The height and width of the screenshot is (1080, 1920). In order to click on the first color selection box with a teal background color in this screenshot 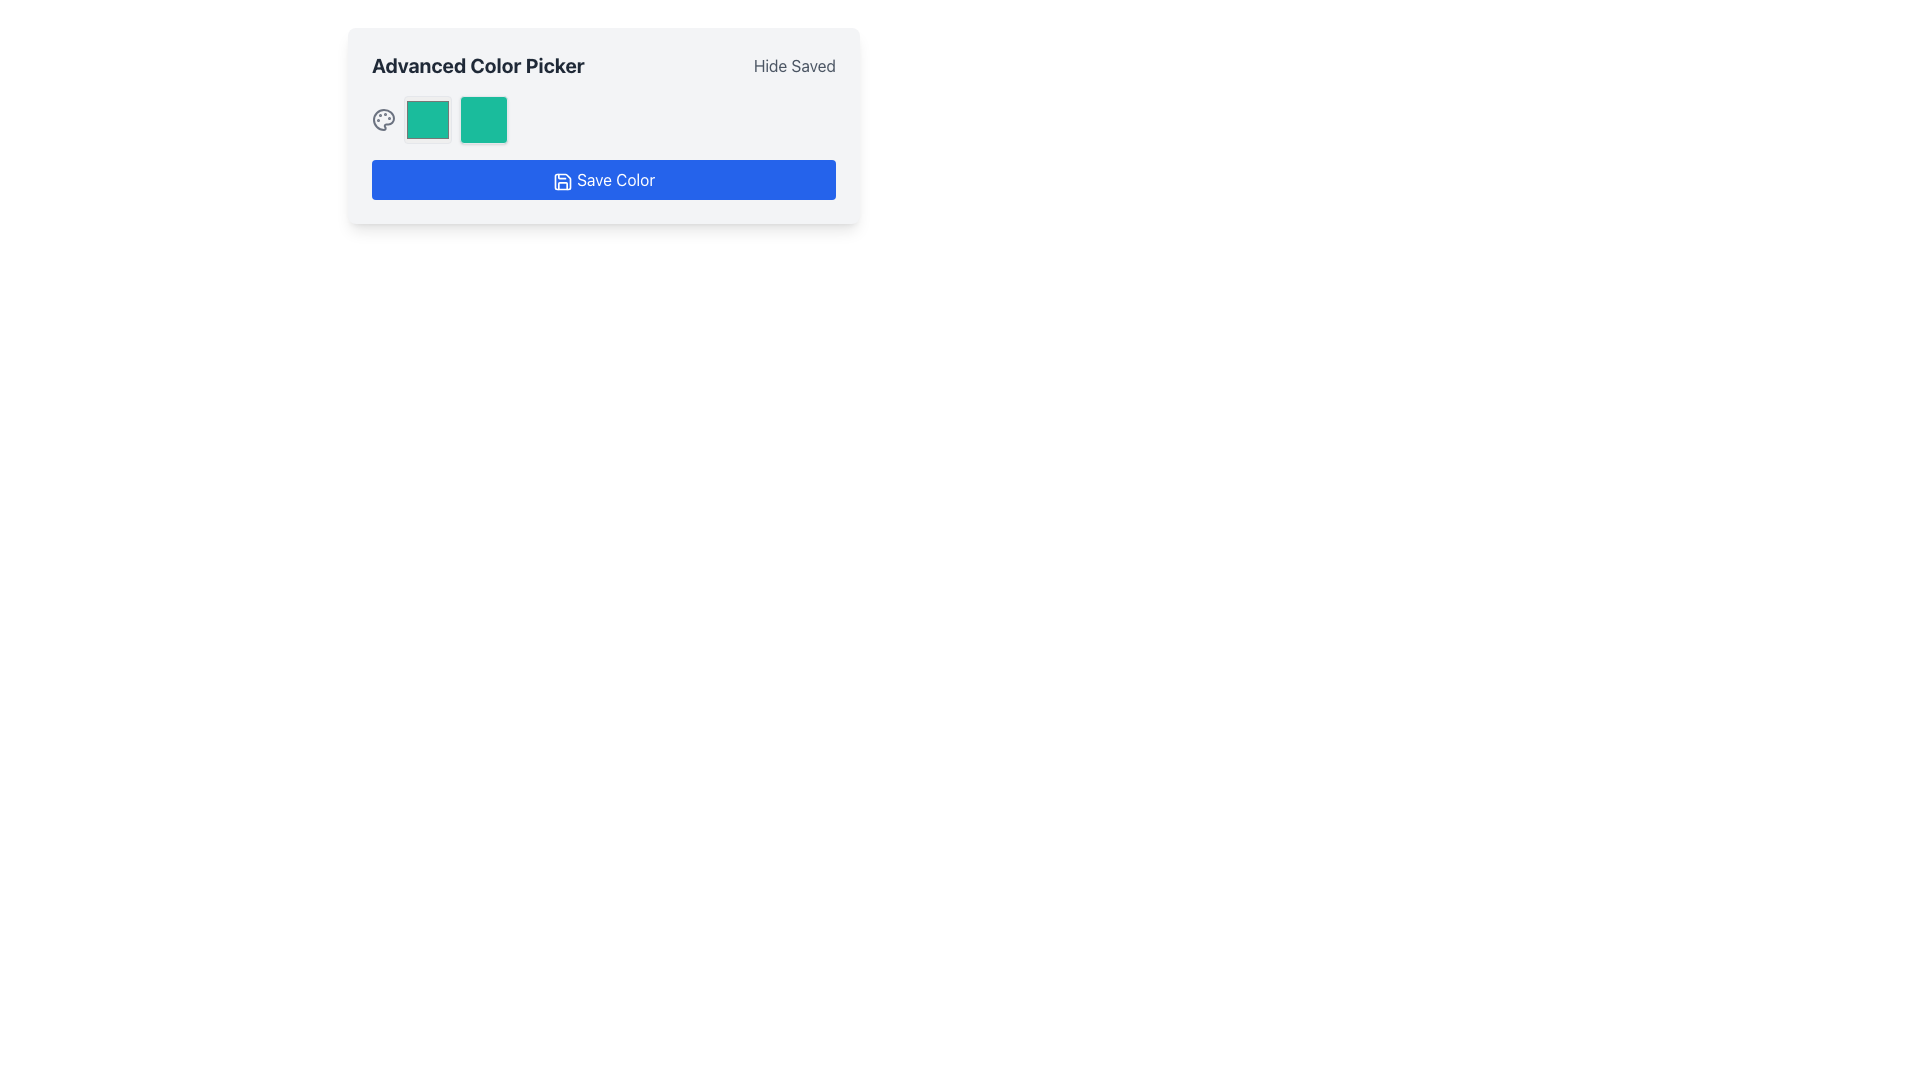, I will do `click(426, 119)`.